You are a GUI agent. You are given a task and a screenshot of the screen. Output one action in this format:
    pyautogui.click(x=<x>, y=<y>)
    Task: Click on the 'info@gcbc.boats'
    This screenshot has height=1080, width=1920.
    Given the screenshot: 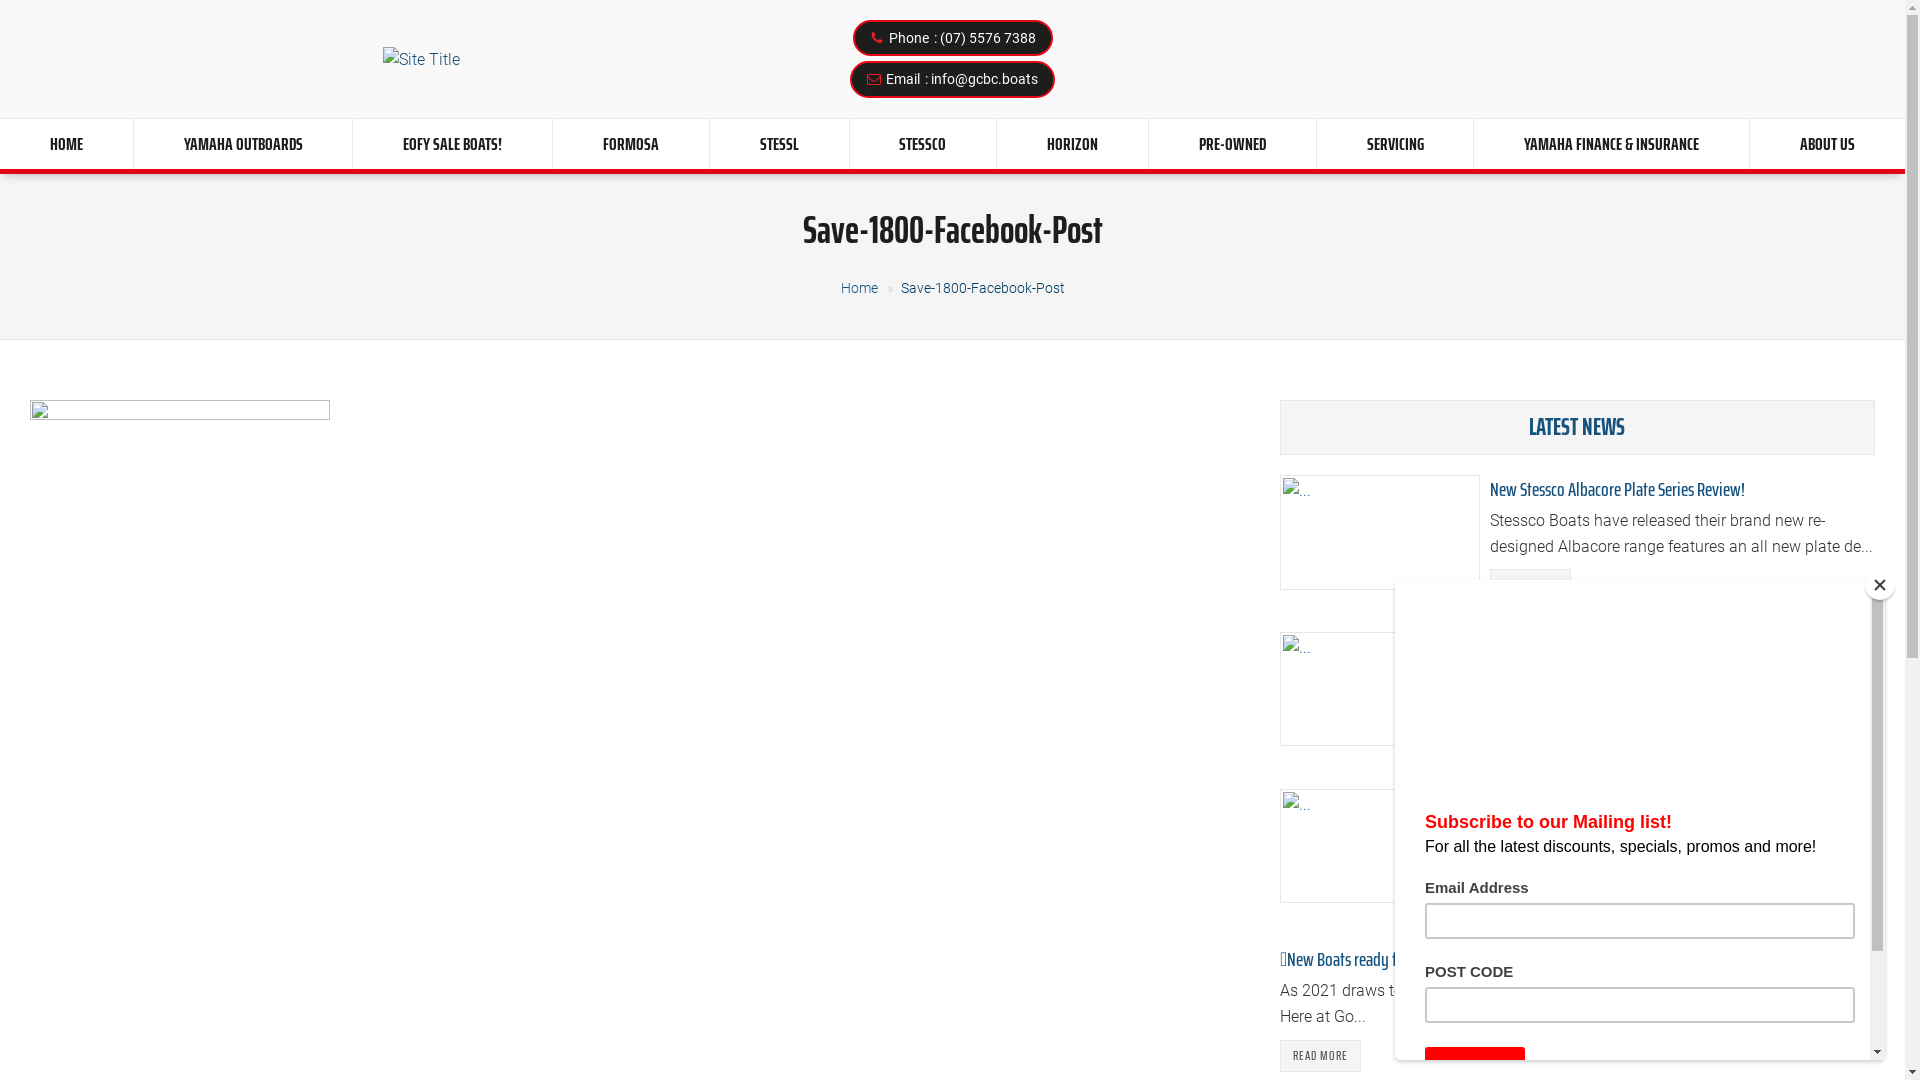 What is the action you would take?
    pyautogui.click(x=930, y=77)
    